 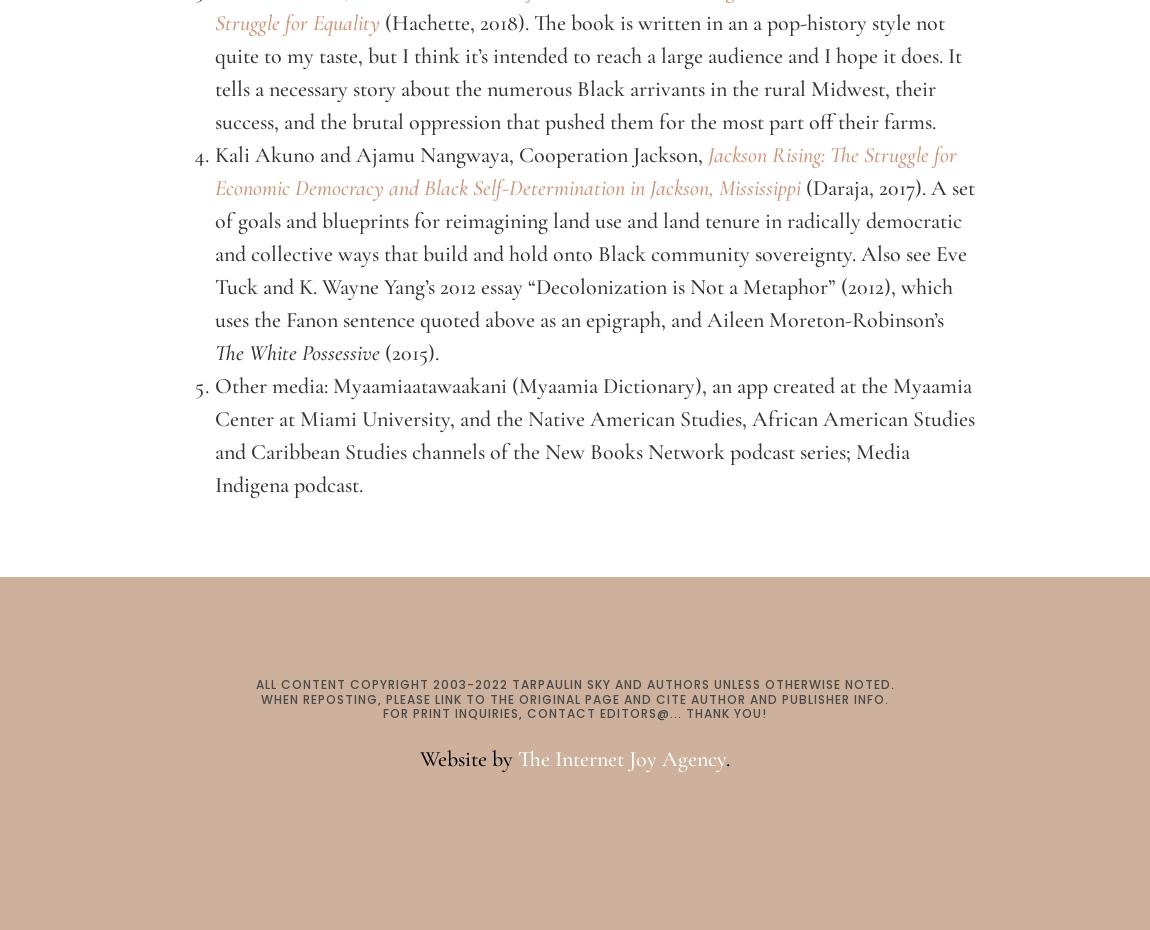 I want to click on '.', so click(x=726, y=758).